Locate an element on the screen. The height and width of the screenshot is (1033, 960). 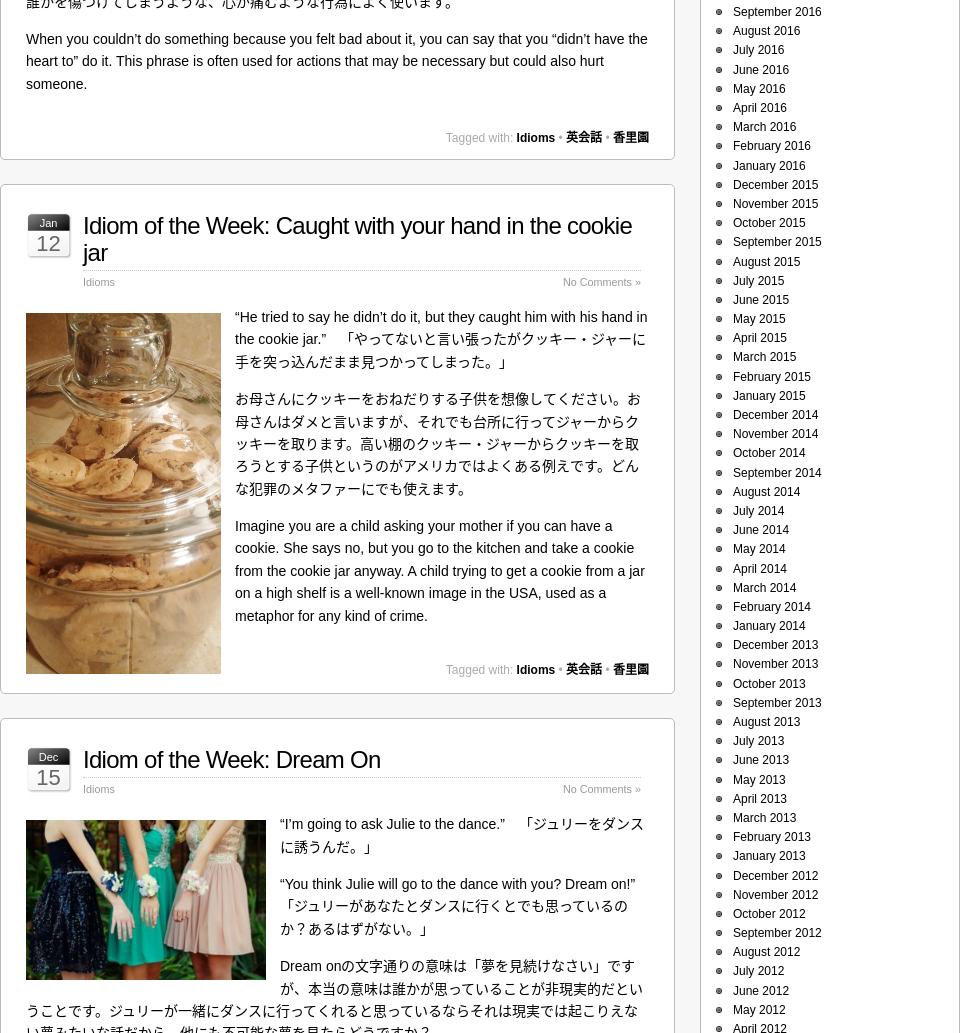
'May 2015' is located at coordinates (757, 317).